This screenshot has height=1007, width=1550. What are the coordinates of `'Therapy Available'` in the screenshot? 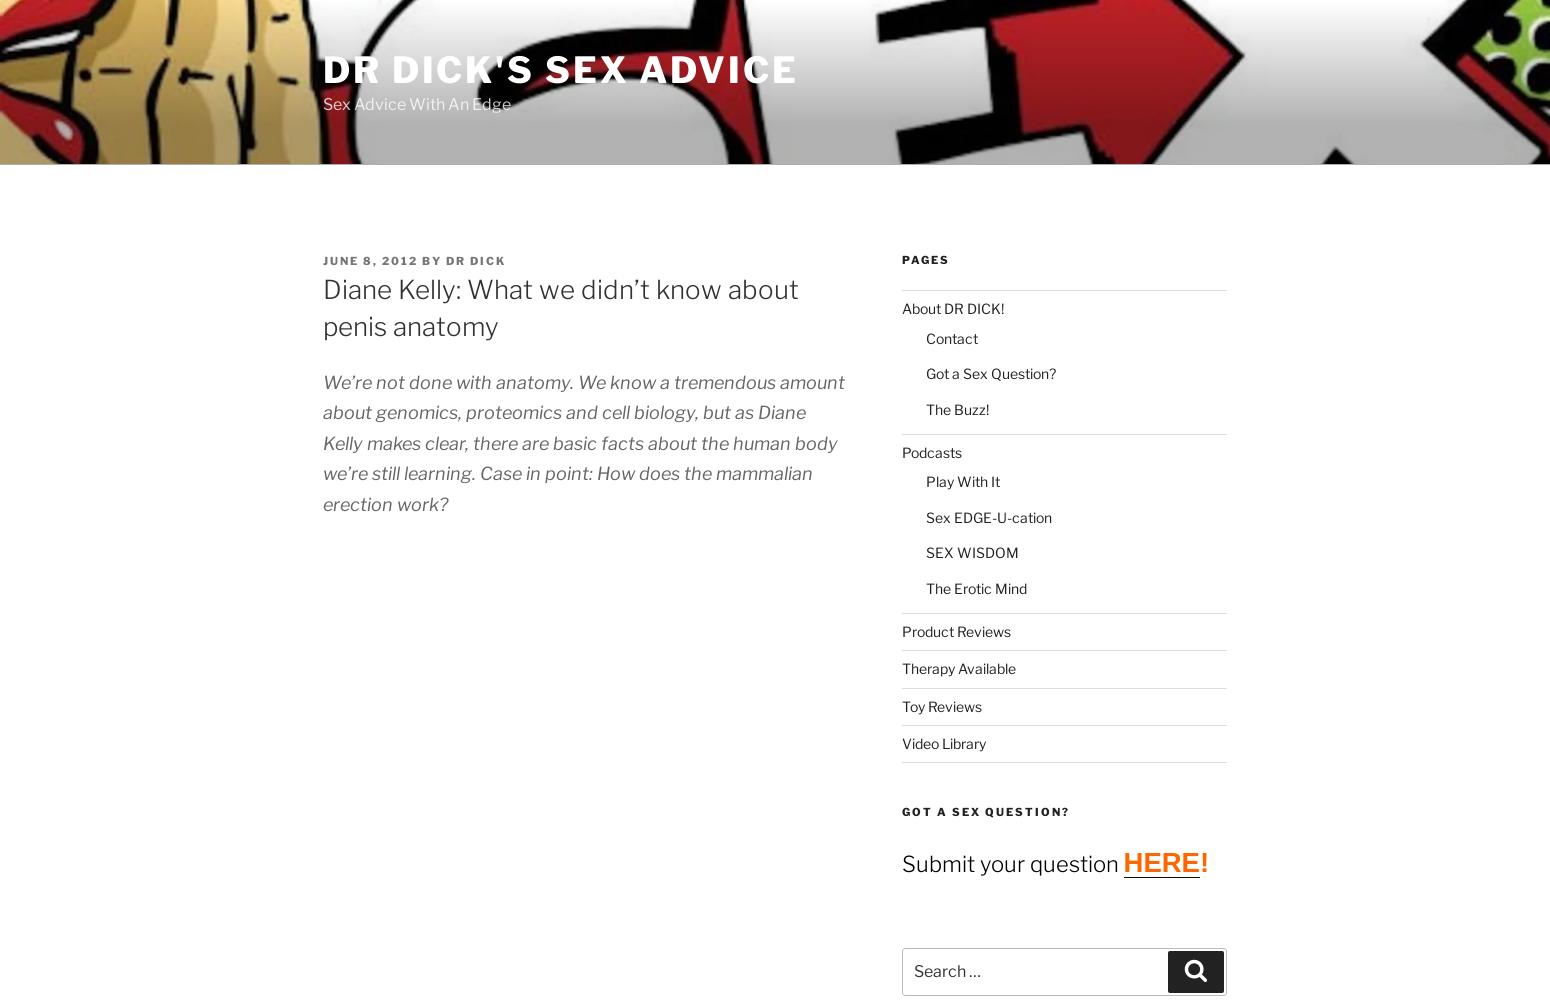 It's located at (957, 667).